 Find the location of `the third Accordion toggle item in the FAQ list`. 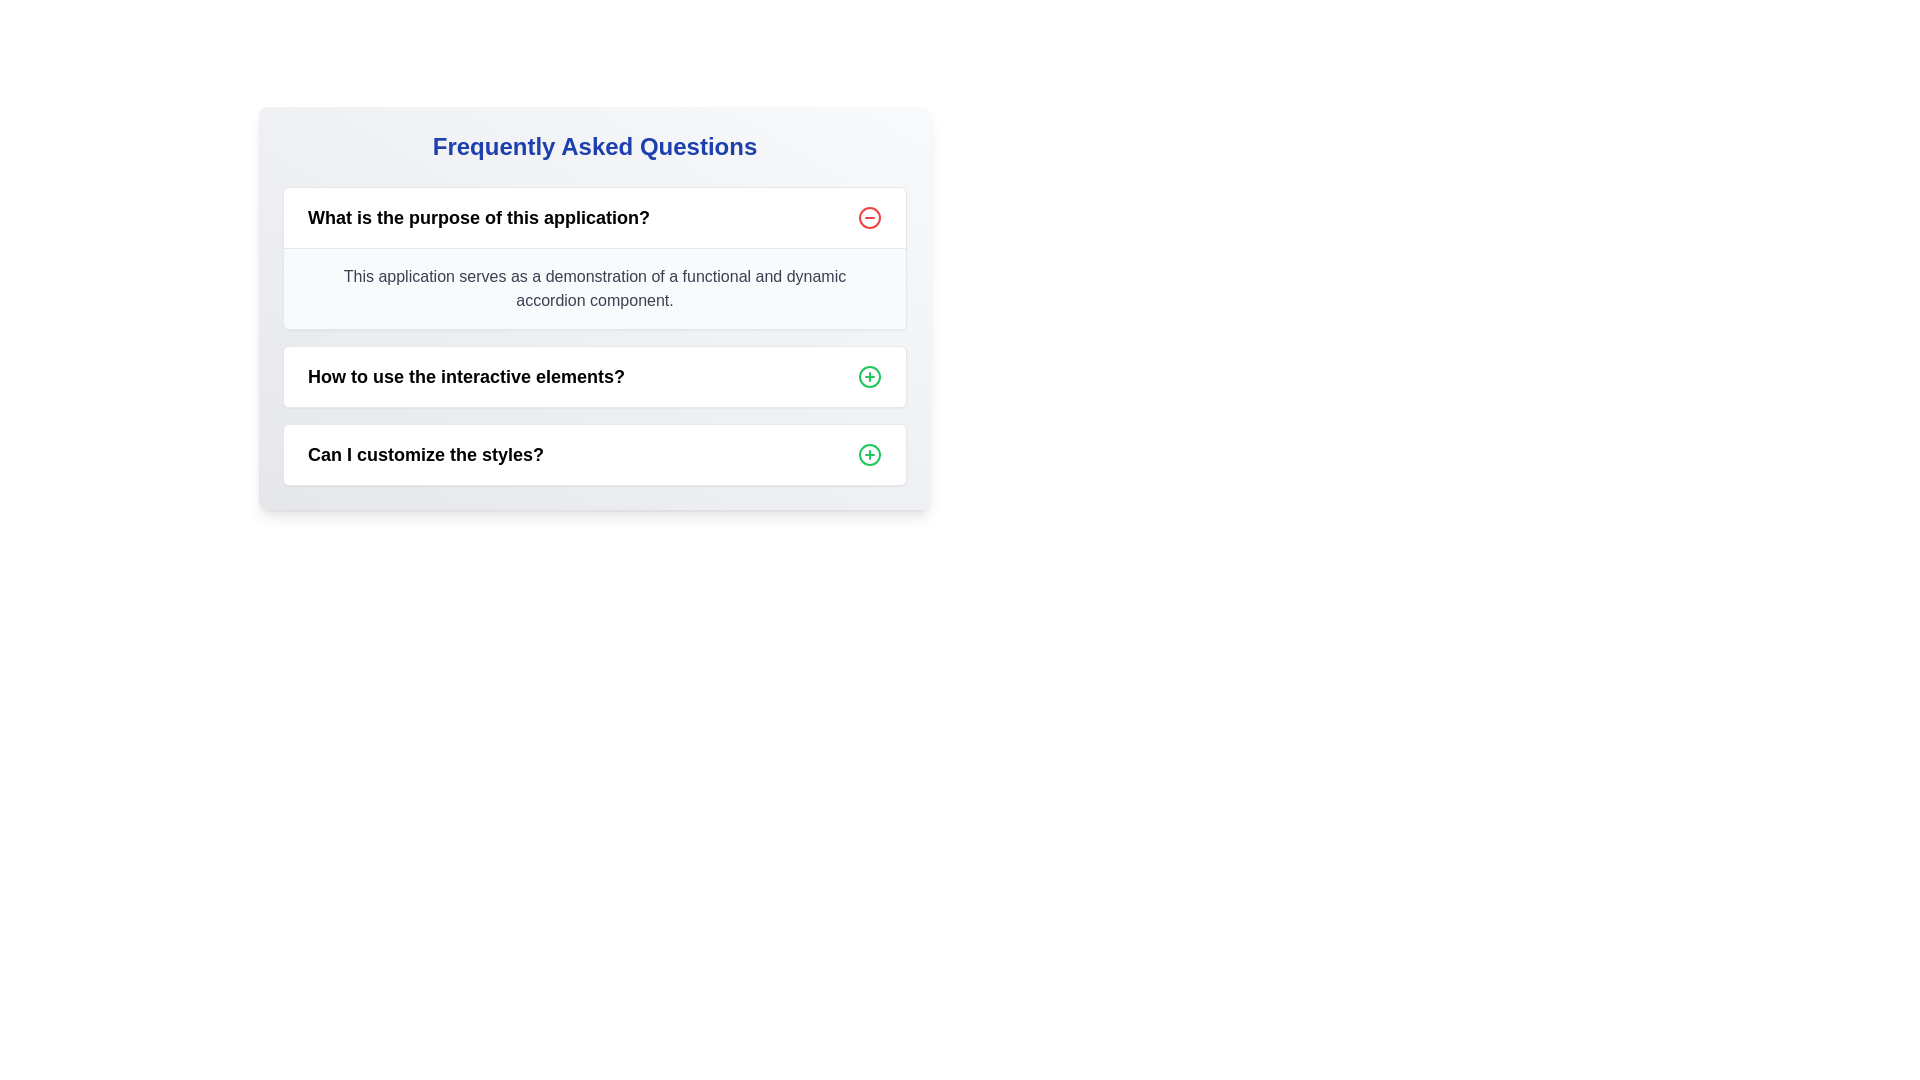

the third Accordion toggle item in the FAQ list is located at coordinates (594, 455).